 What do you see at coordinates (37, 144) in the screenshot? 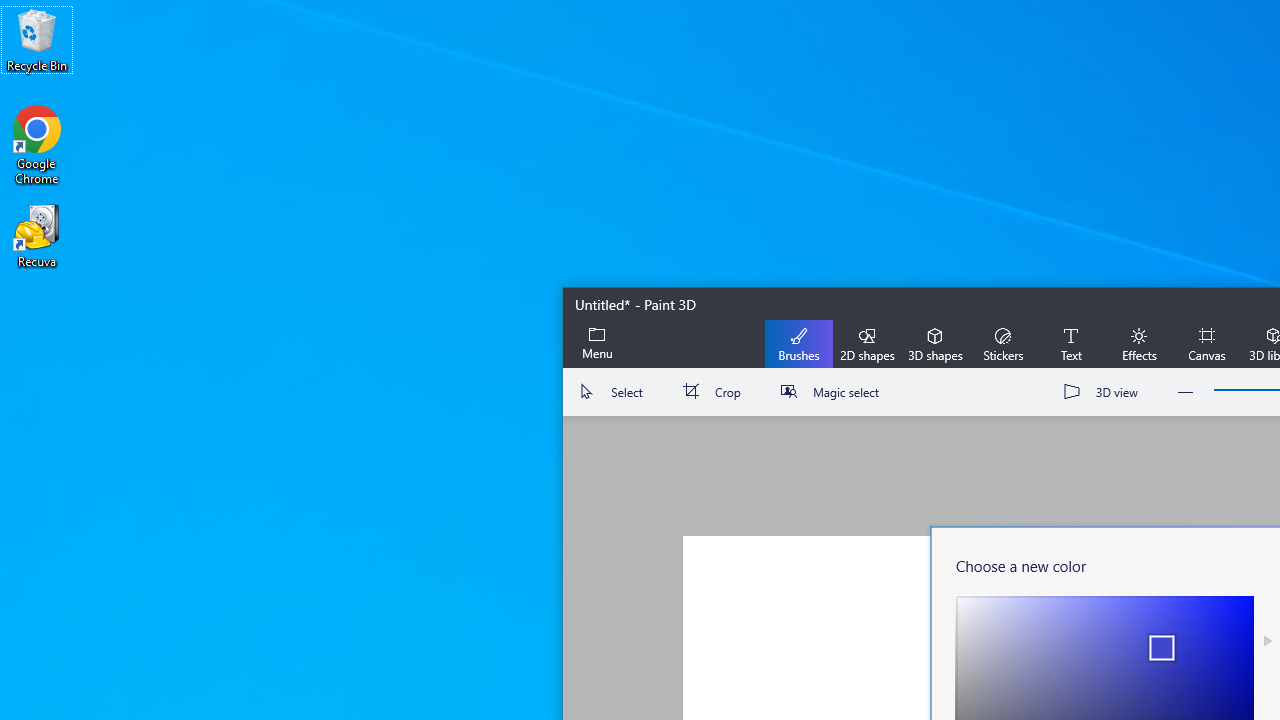
I see `'Google Chrome'` at bounding box center [37, 144].